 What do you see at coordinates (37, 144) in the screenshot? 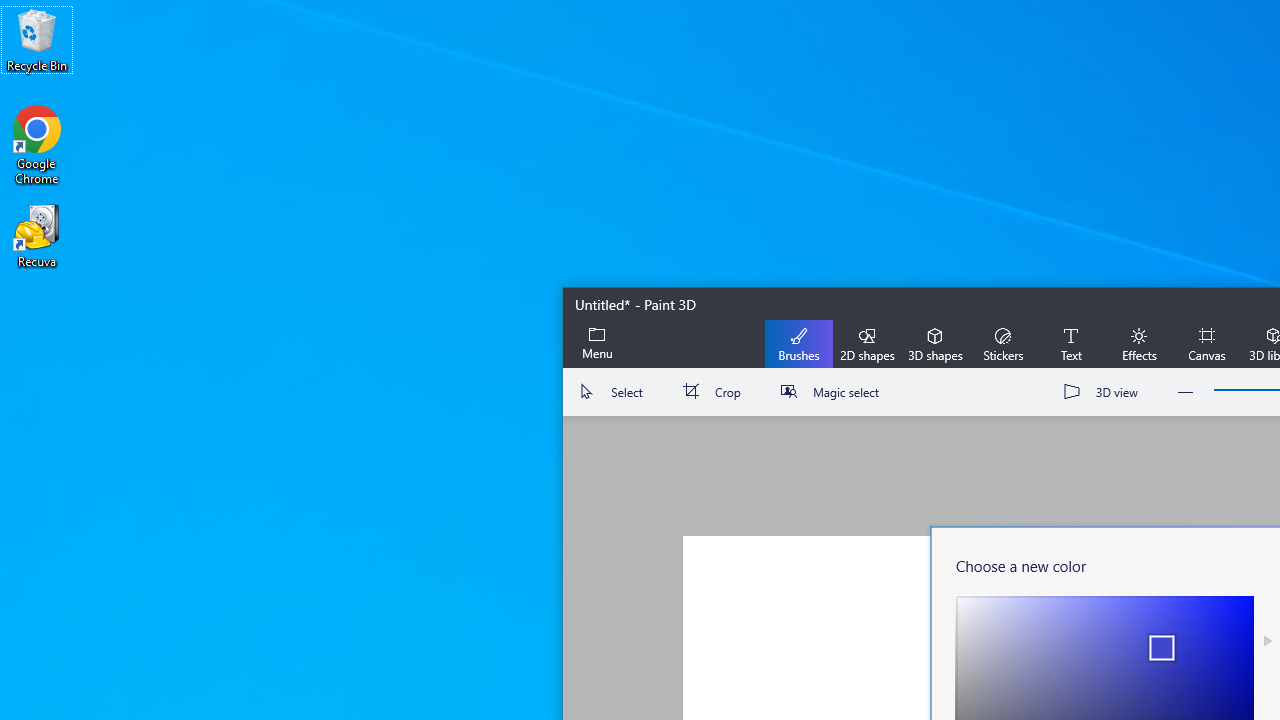
I see `'Google Chrome'` at bounding box center [37, 144].